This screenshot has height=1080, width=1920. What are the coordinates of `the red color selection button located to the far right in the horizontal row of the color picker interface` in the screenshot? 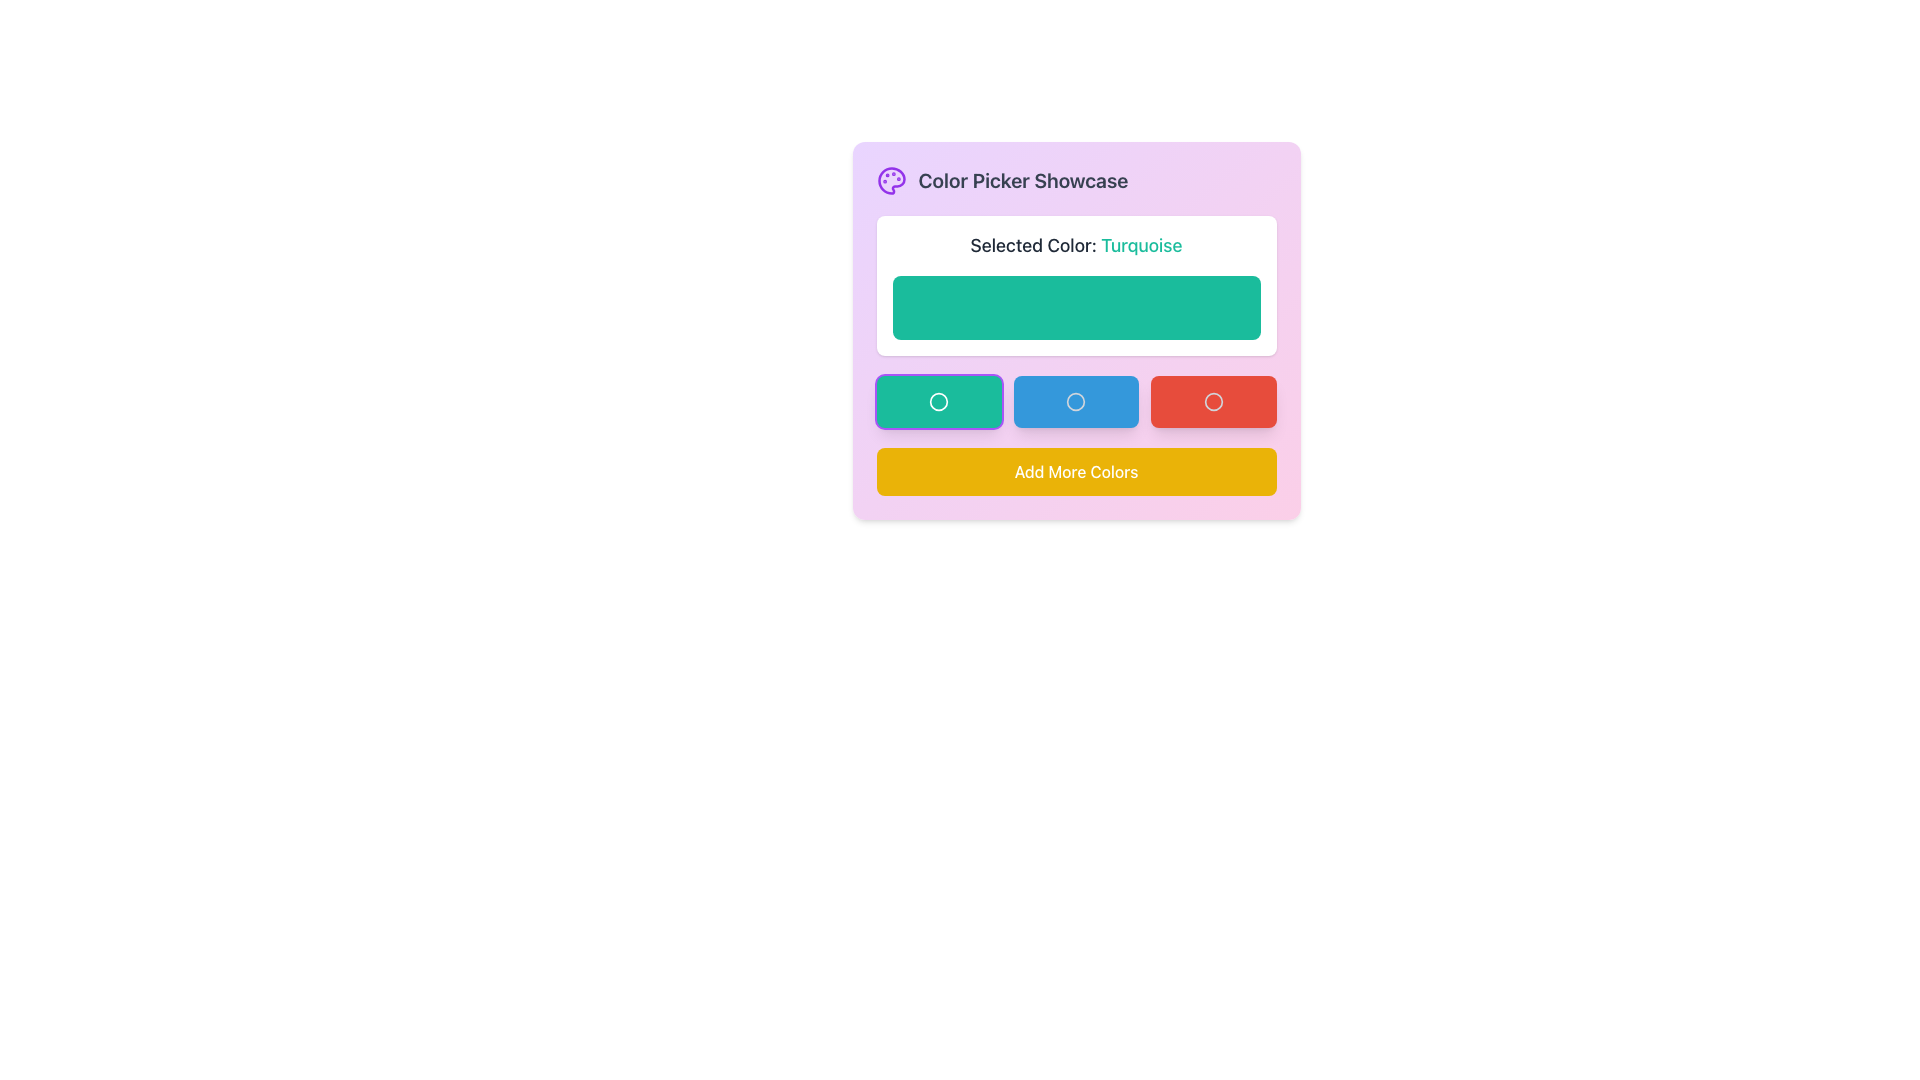 It's located at (1212, 401).